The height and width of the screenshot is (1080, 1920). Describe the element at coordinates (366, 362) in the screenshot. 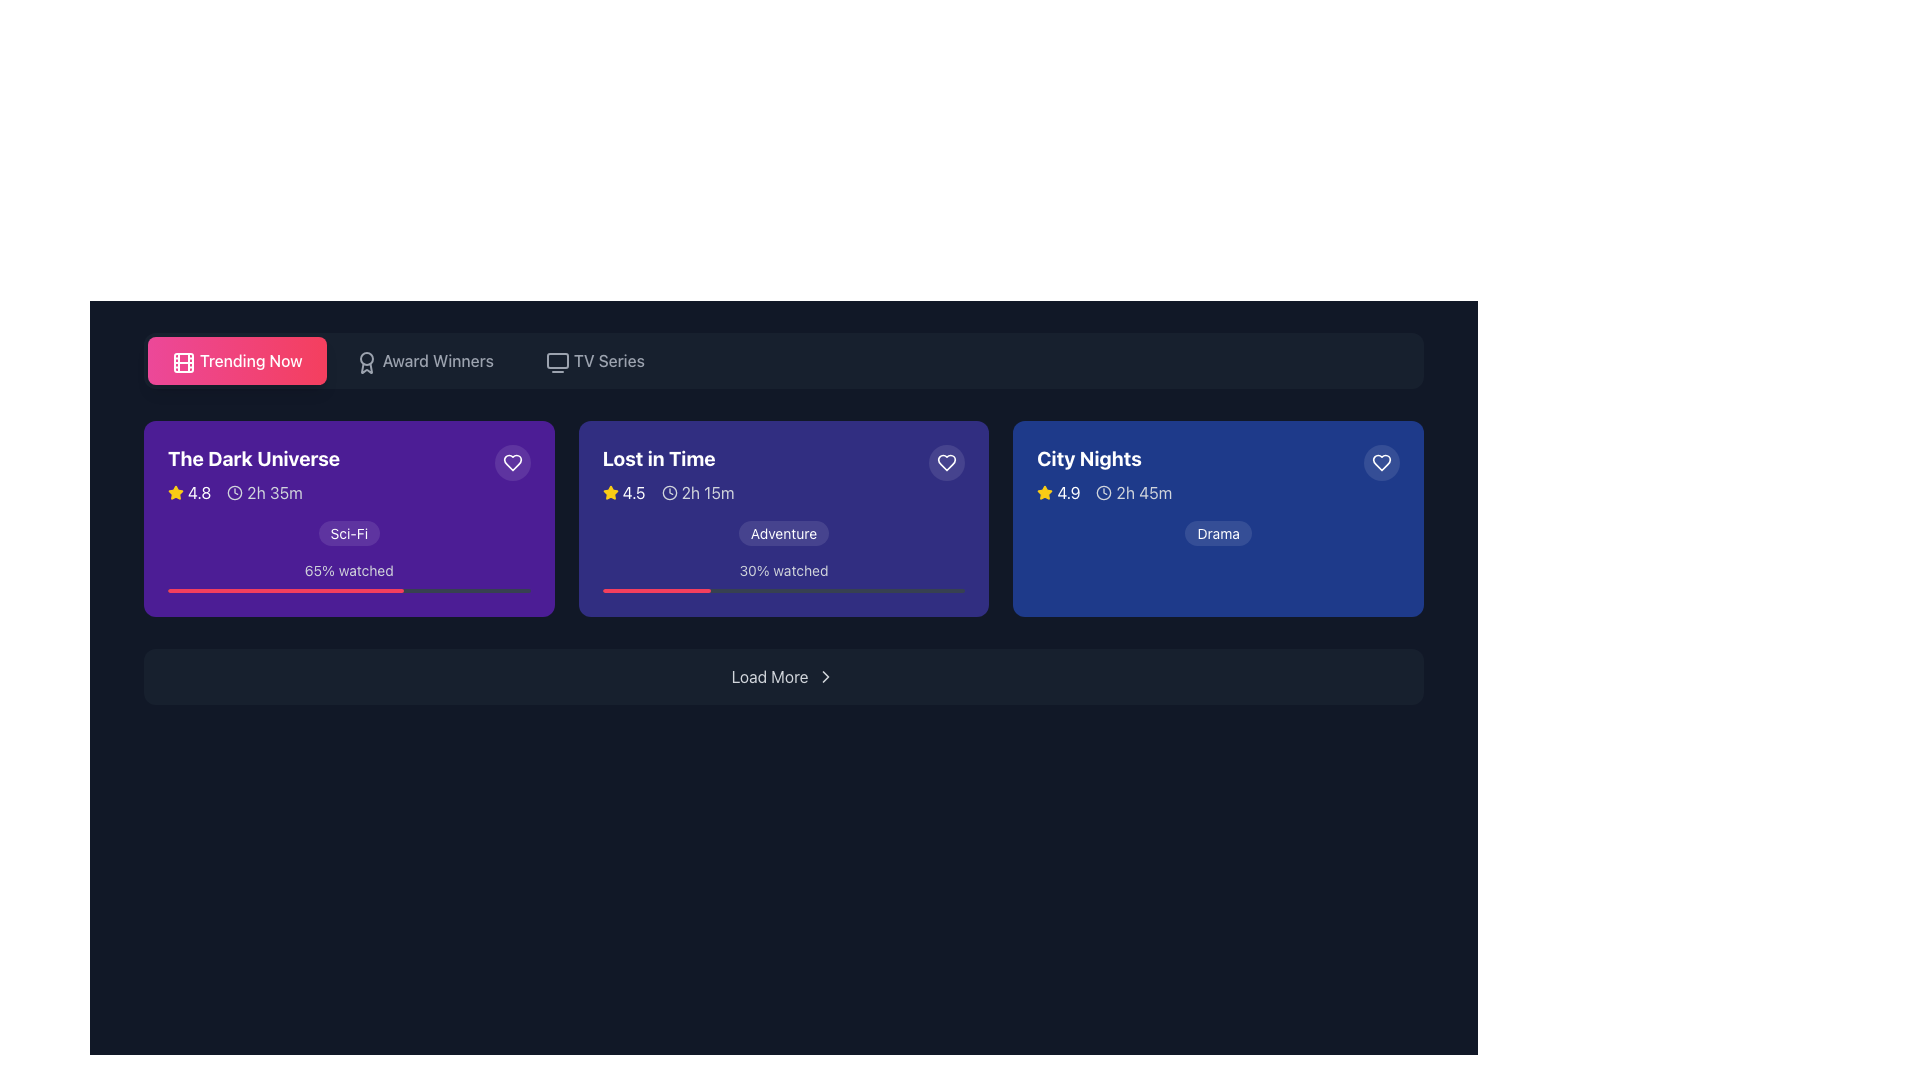

I see `the award-winning content navigation icon located in the header navigation bar, positioned between the 'Trending Now' and 'TV Series' tabs` at that location.